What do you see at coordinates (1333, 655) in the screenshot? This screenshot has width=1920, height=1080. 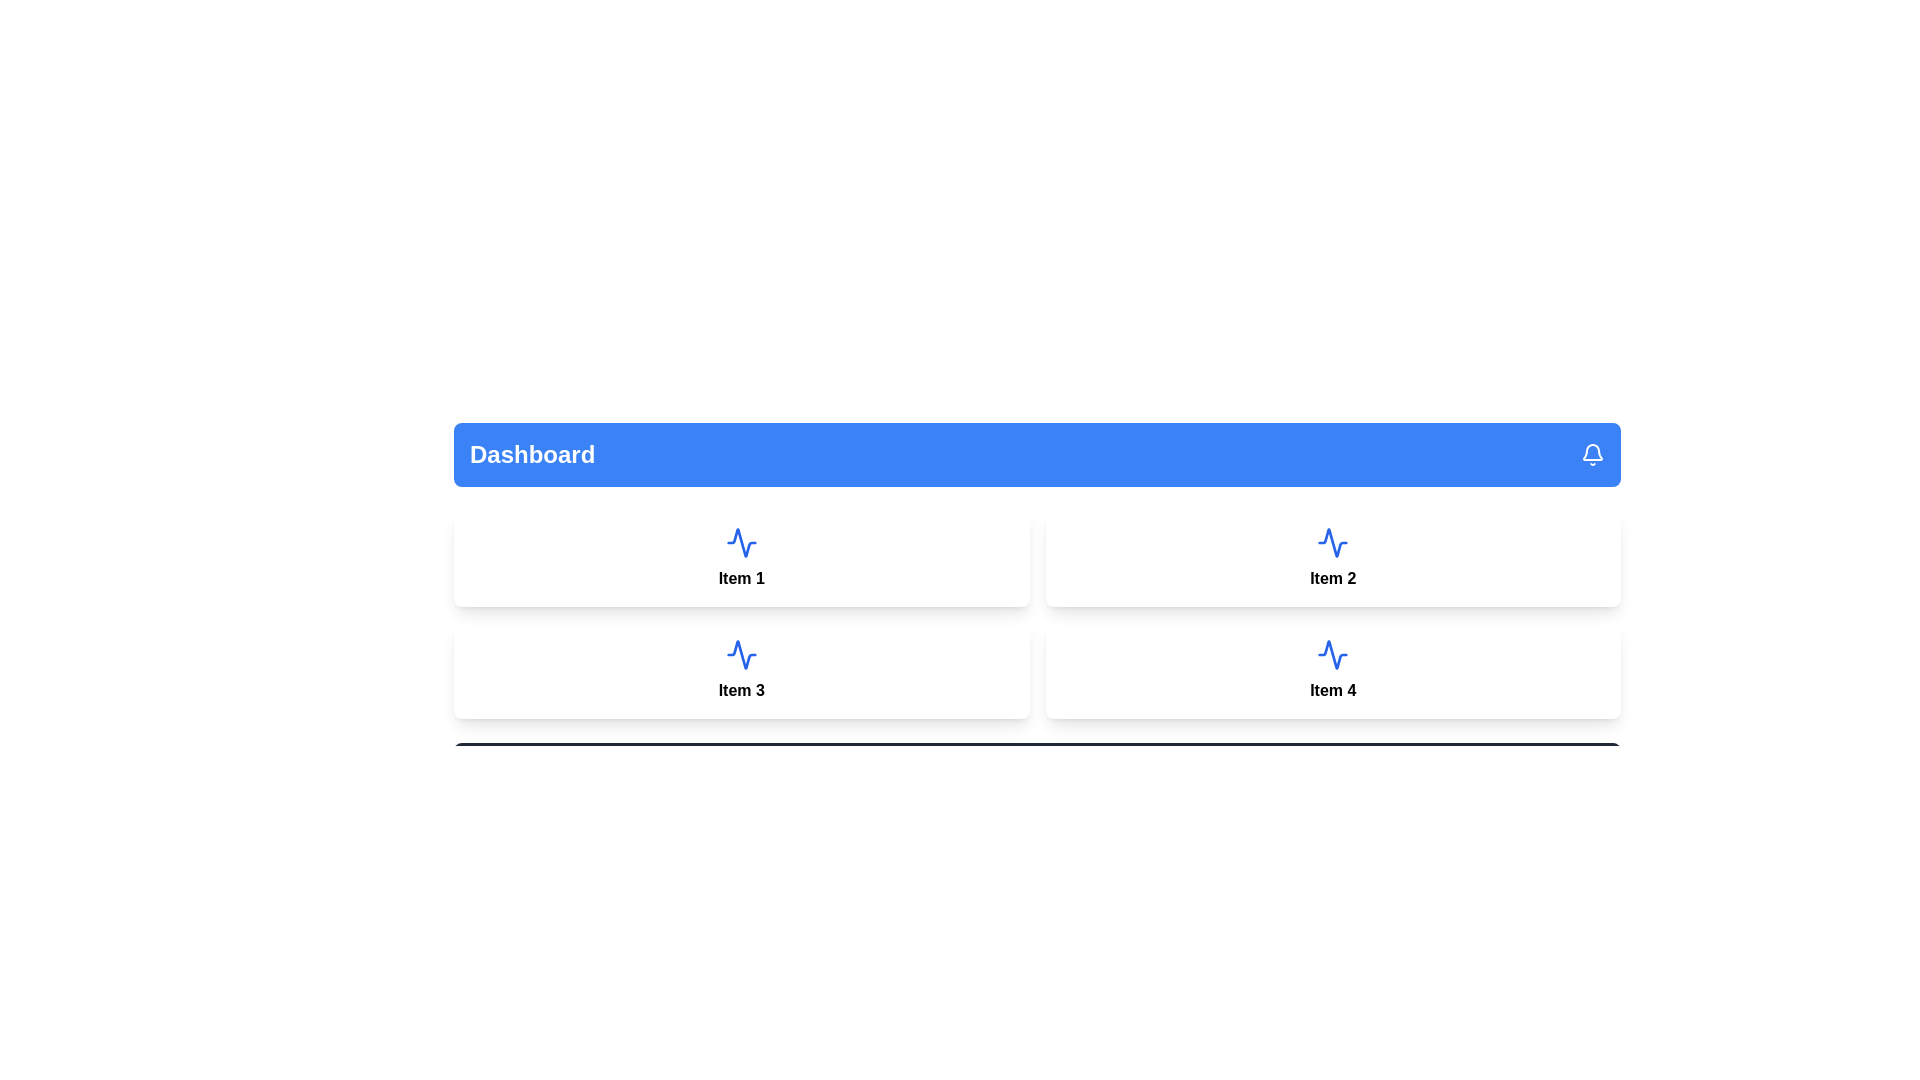 I see `the activity icon located in the bottom-right panel under the 'Item 4' label in the grid layout below the blue navigation bar labeled 'Dashboard'` at bounding box center [1333, 655].